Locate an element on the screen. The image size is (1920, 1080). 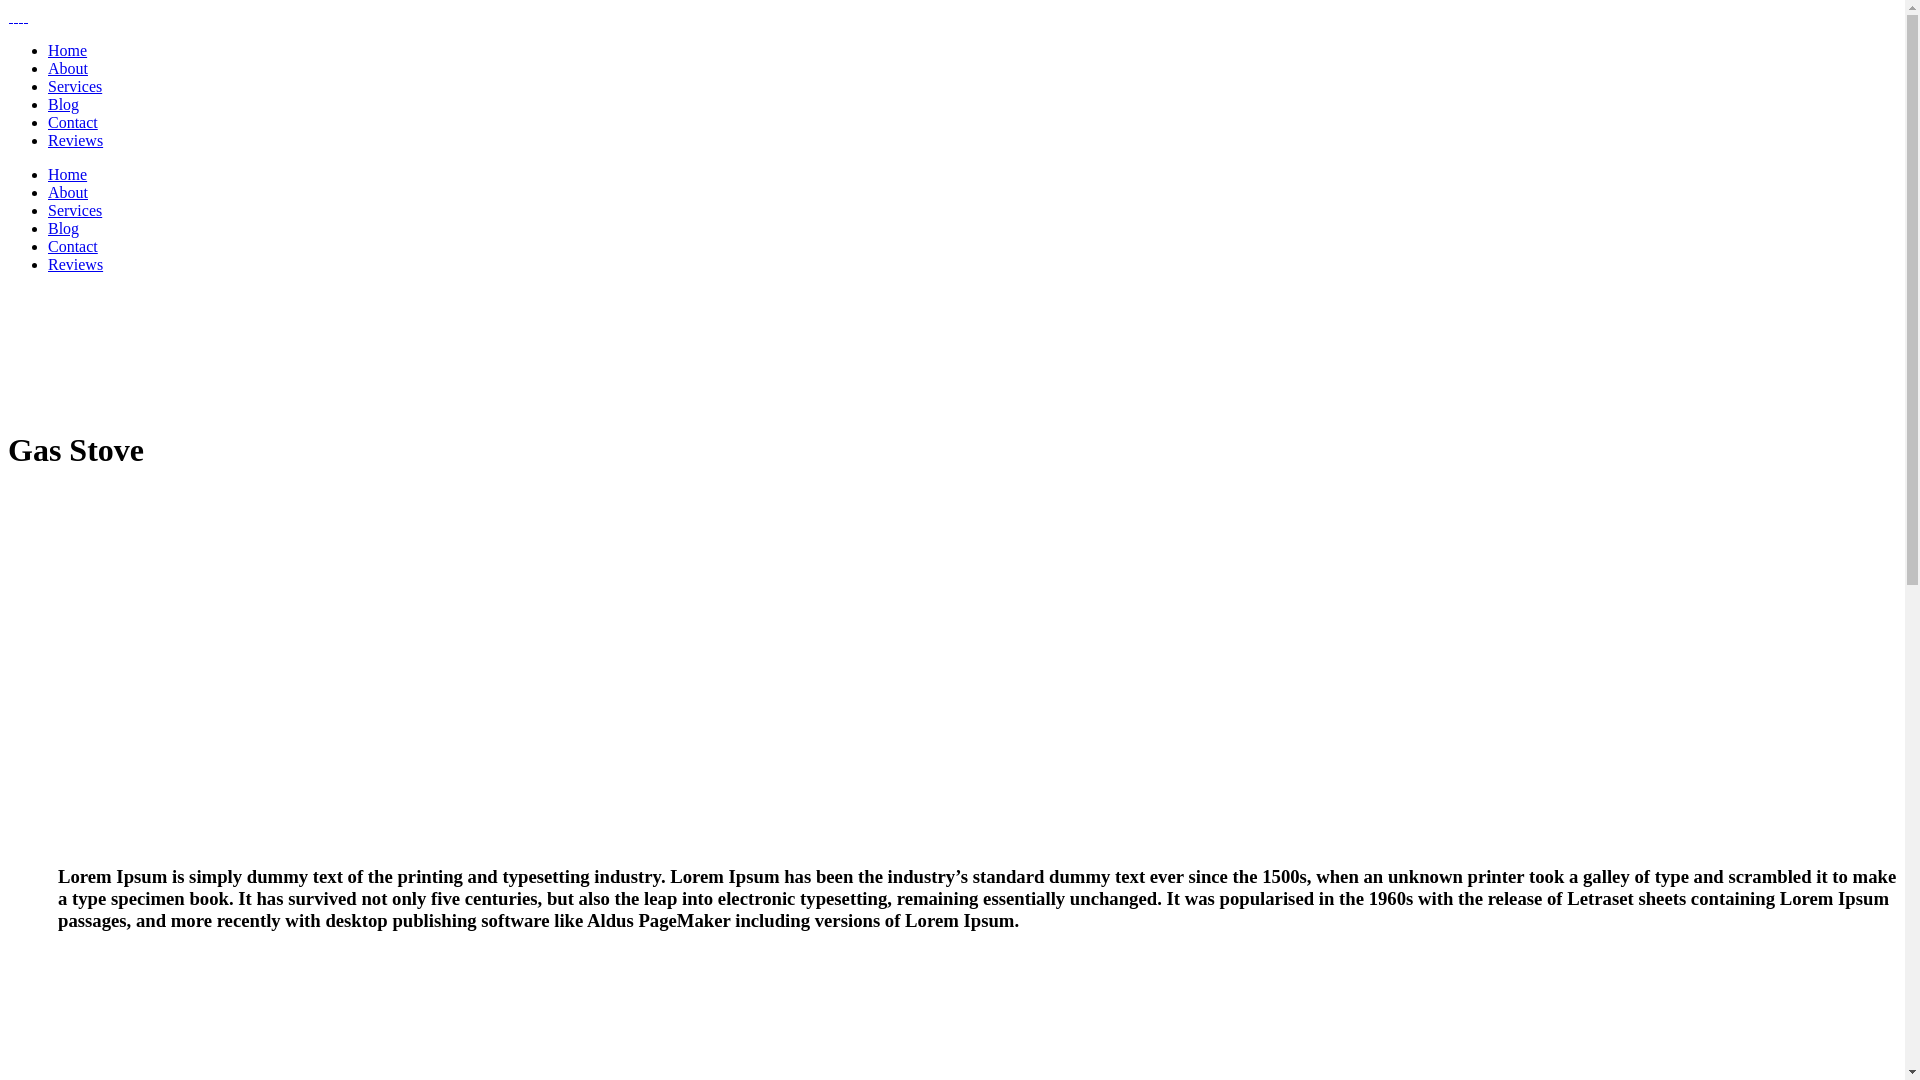
'Blog' is located at coordinates (63, 227).